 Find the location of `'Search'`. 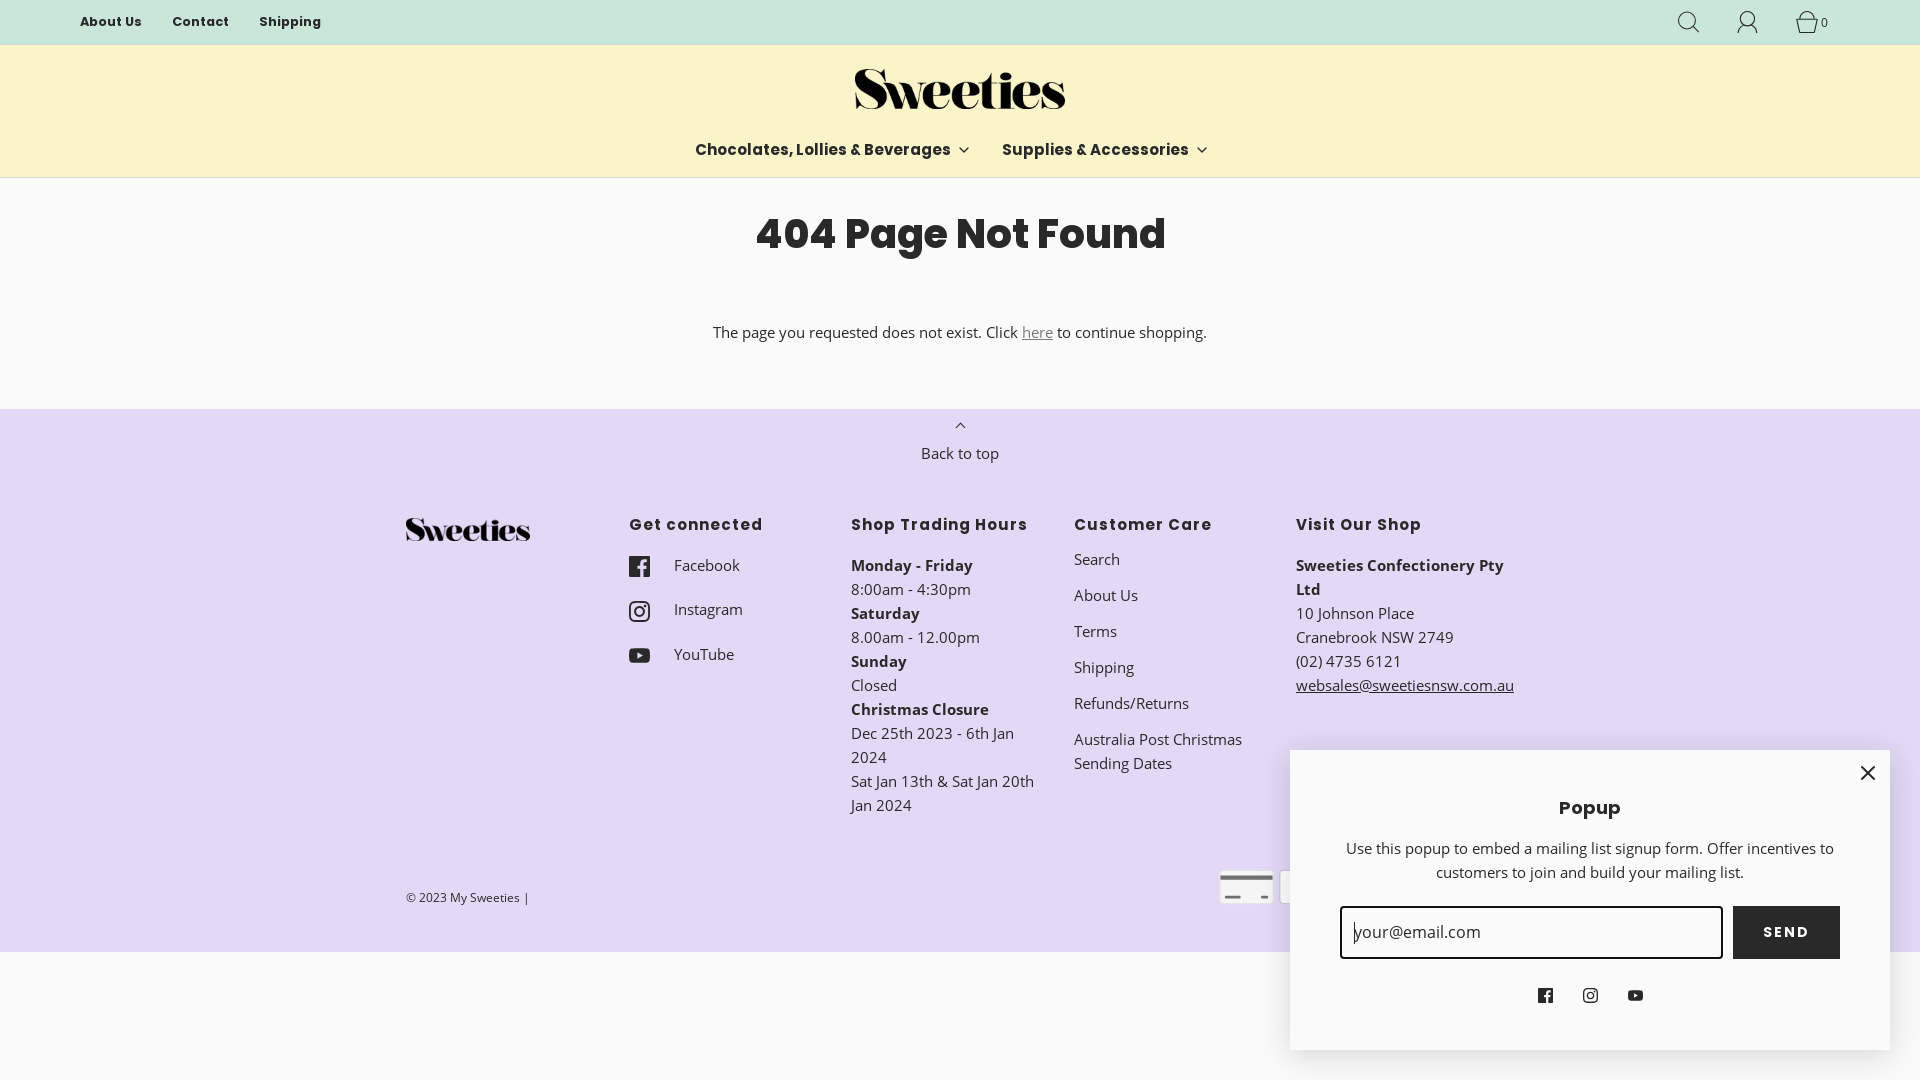

'Search' is located at coordinates (1698, 22).